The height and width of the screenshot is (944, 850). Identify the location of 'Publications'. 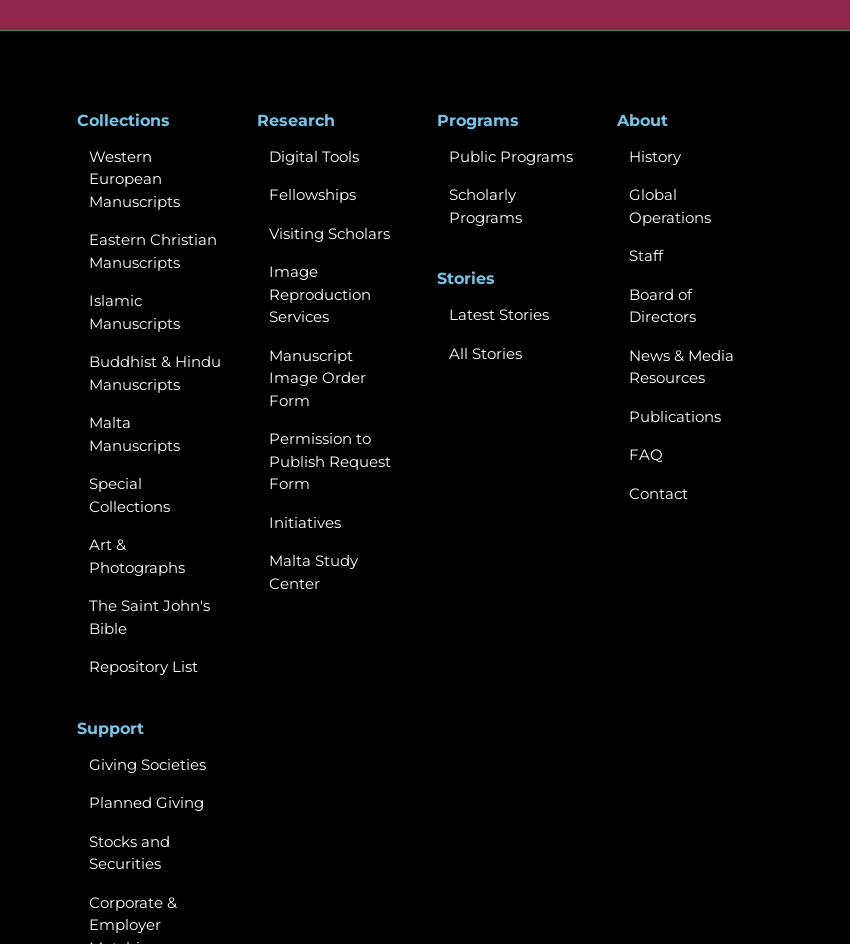
(674, 414).